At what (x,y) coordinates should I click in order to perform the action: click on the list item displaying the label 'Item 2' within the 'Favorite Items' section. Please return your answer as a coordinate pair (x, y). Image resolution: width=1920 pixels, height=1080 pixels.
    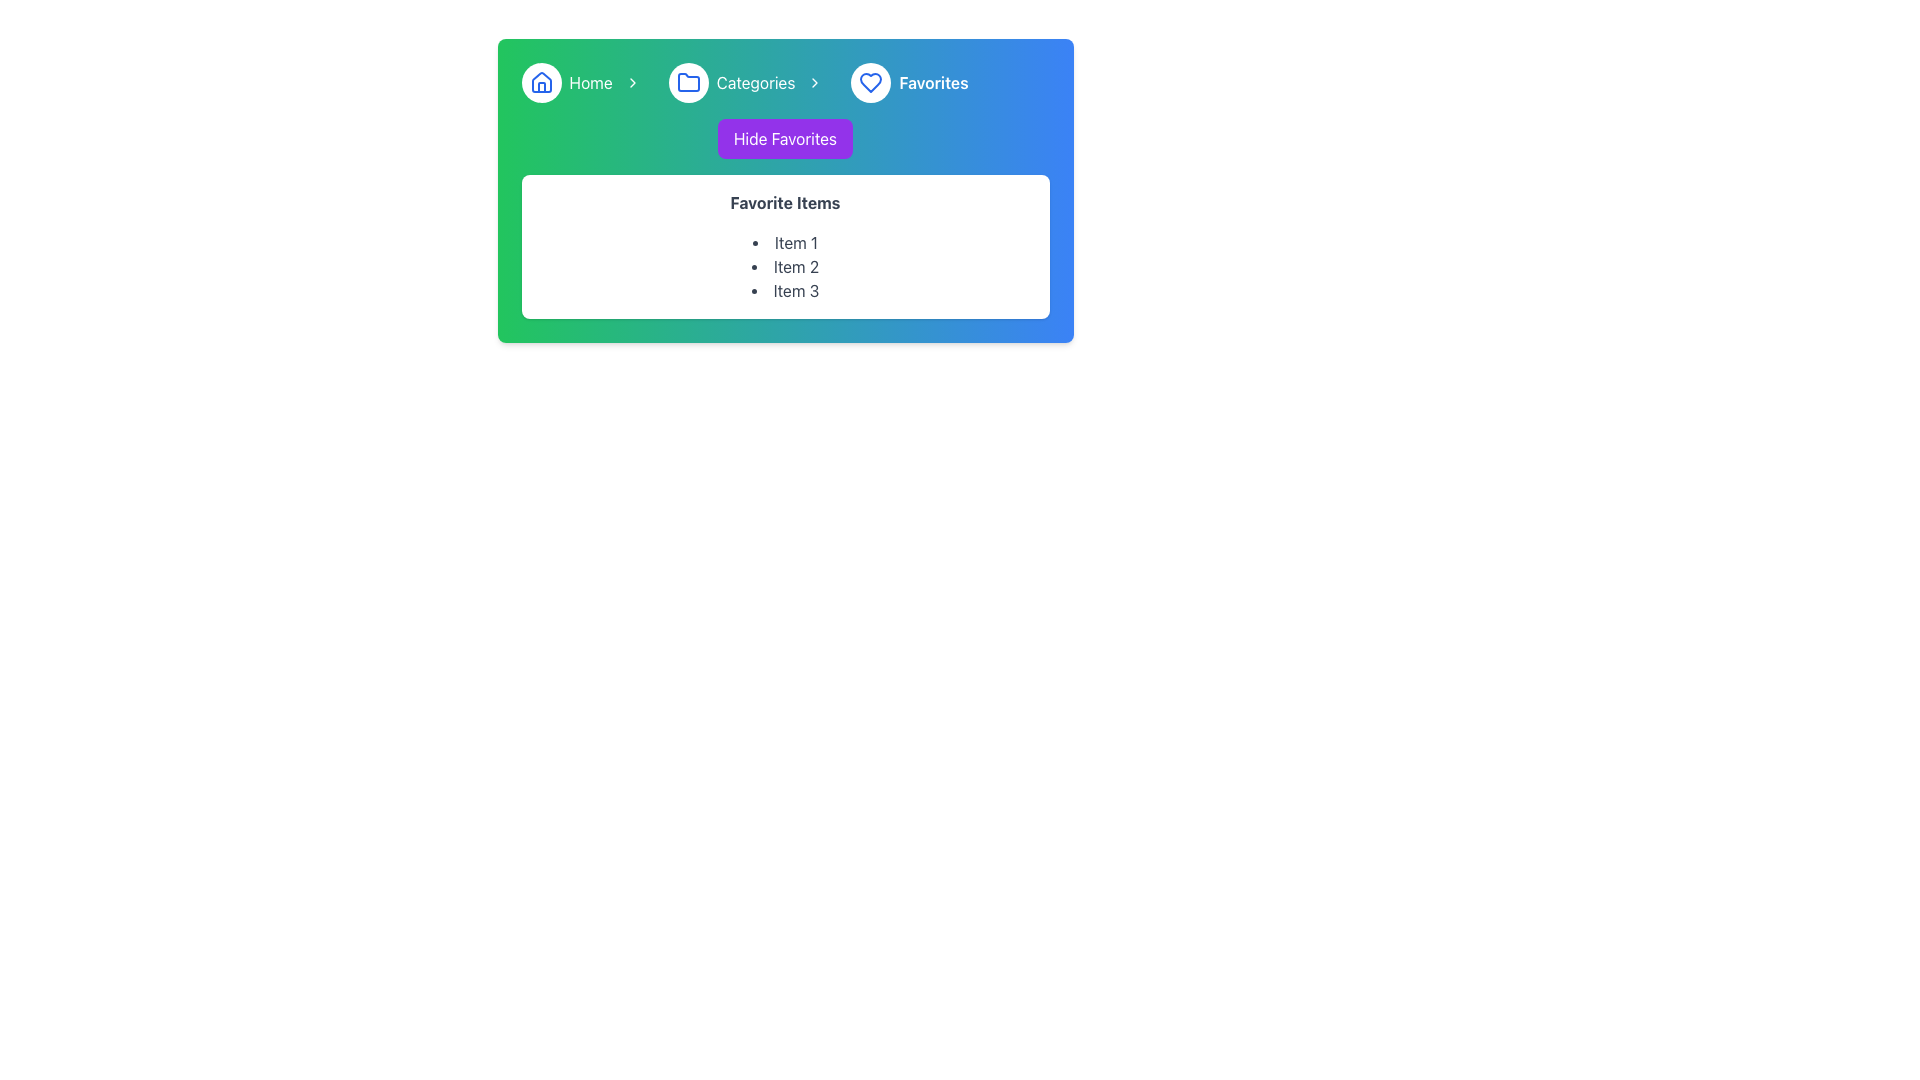
    Looking at the image, I should click on (784, 265).